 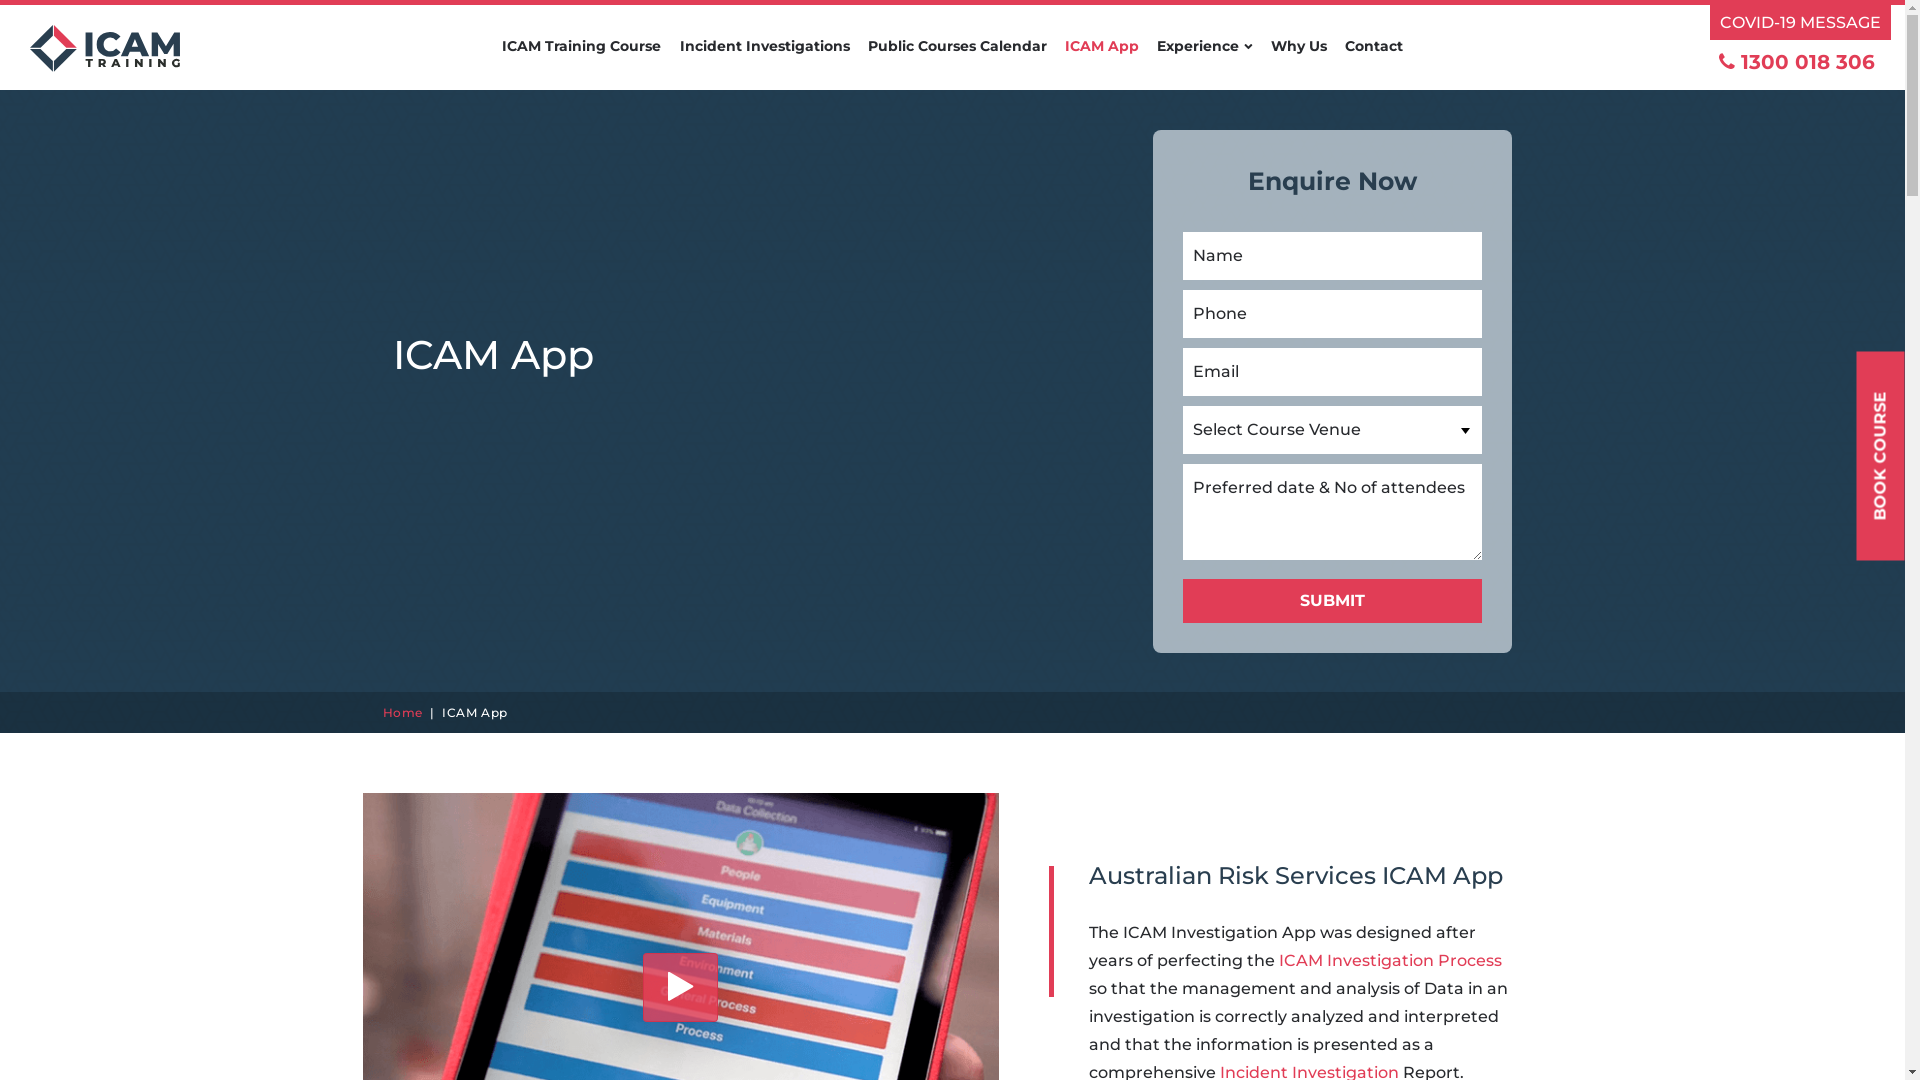 What do you see at coordinates (1372, 60) in the screenshot?
I see `'Contact'` at bounding box center [1372, 60].